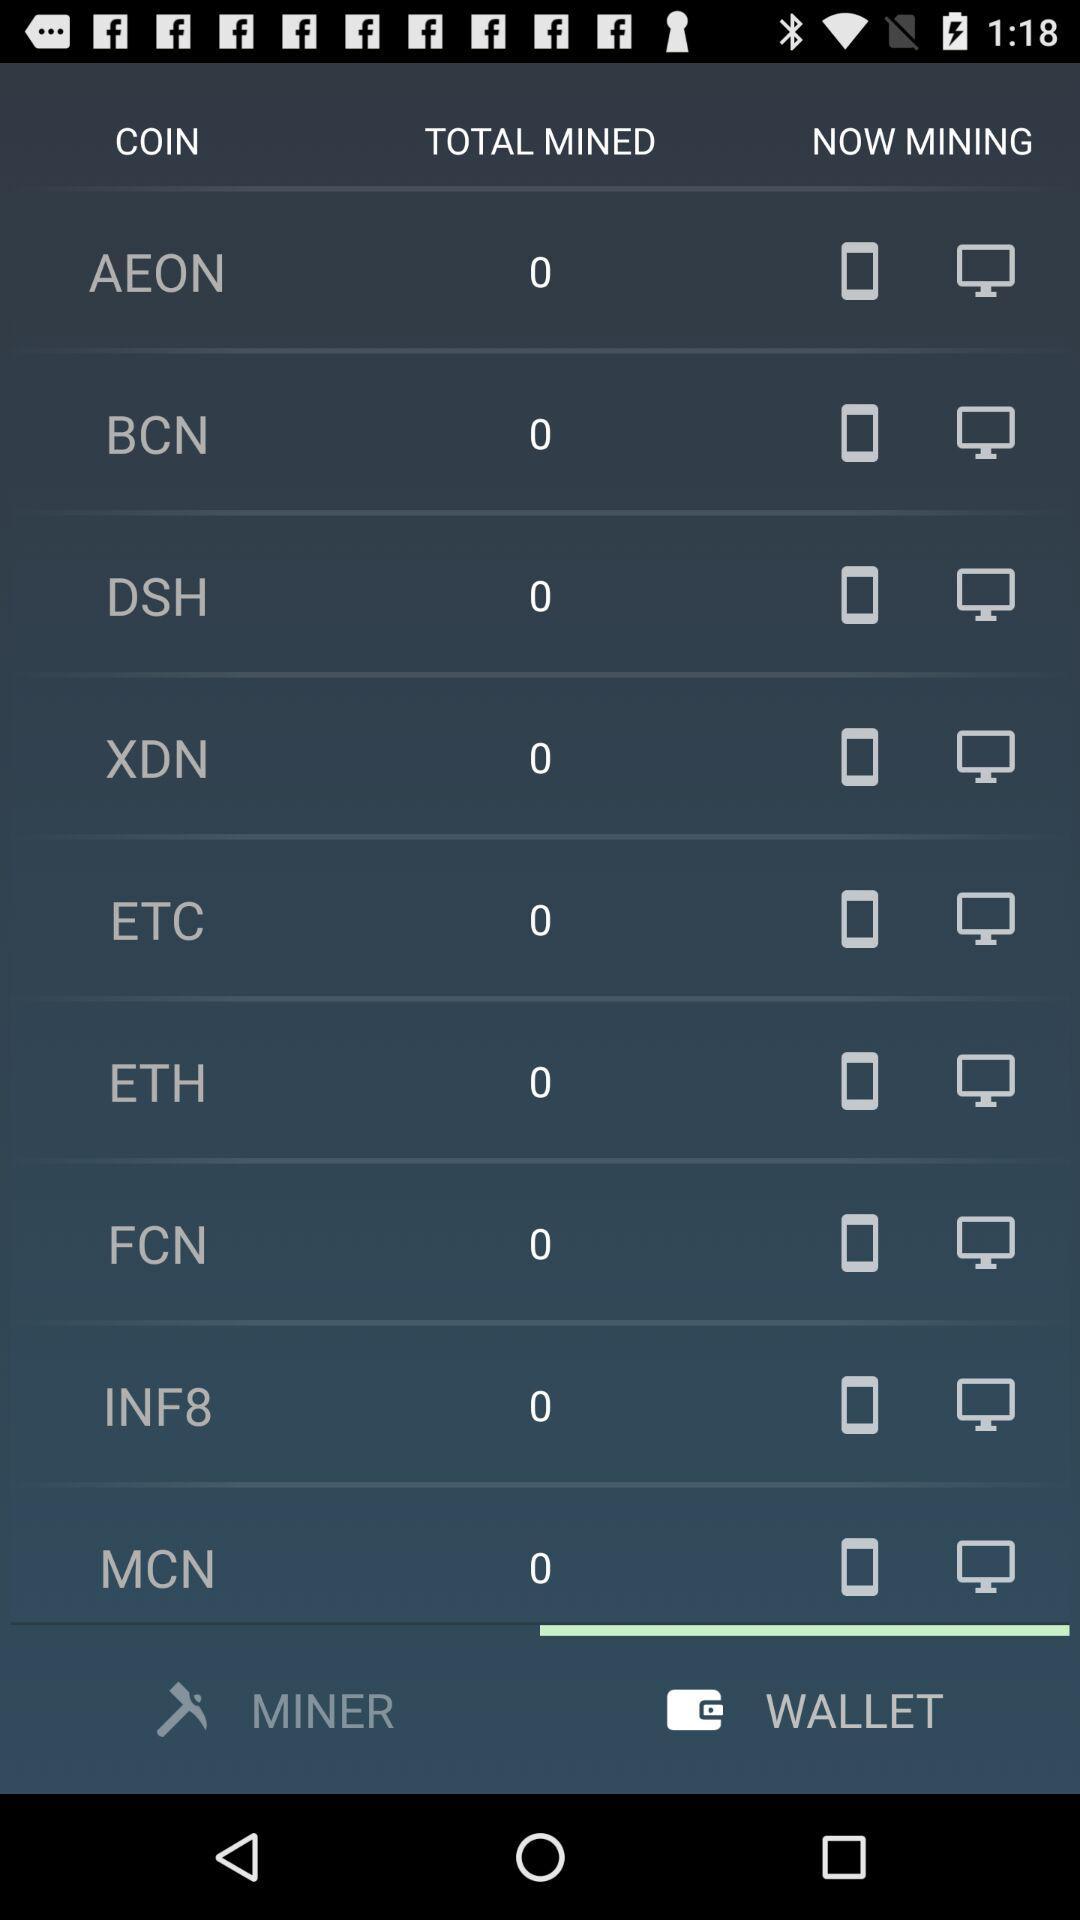  What do you see at coordinates (985, 1242) in the screenshot?
I see `last icon in fcn row` at bounding box center [985, 1242].